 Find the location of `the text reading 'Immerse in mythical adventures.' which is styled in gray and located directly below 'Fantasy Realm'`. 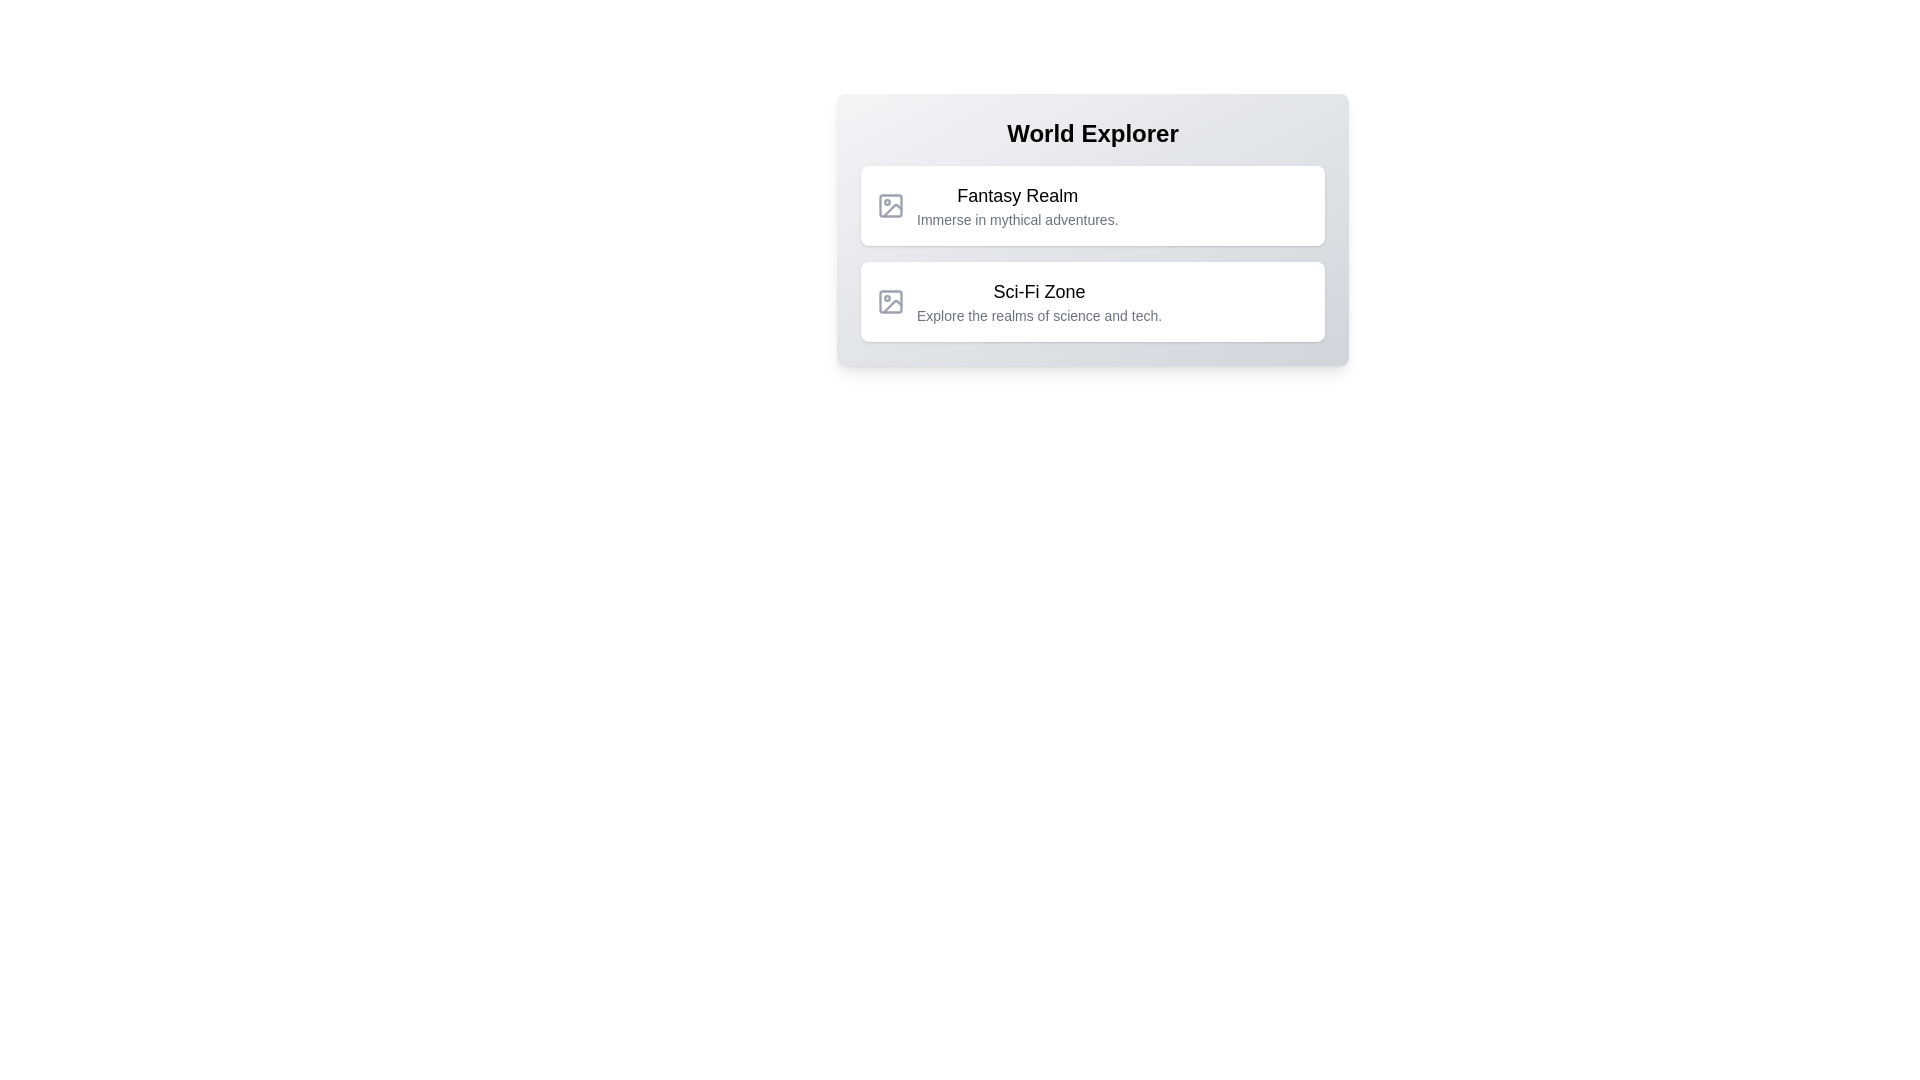

the text reading 'Immerse in mythical adventures.' which is styled in gray and located directly below 'Fantasy Realm' is located at coordinates (1017, 219).